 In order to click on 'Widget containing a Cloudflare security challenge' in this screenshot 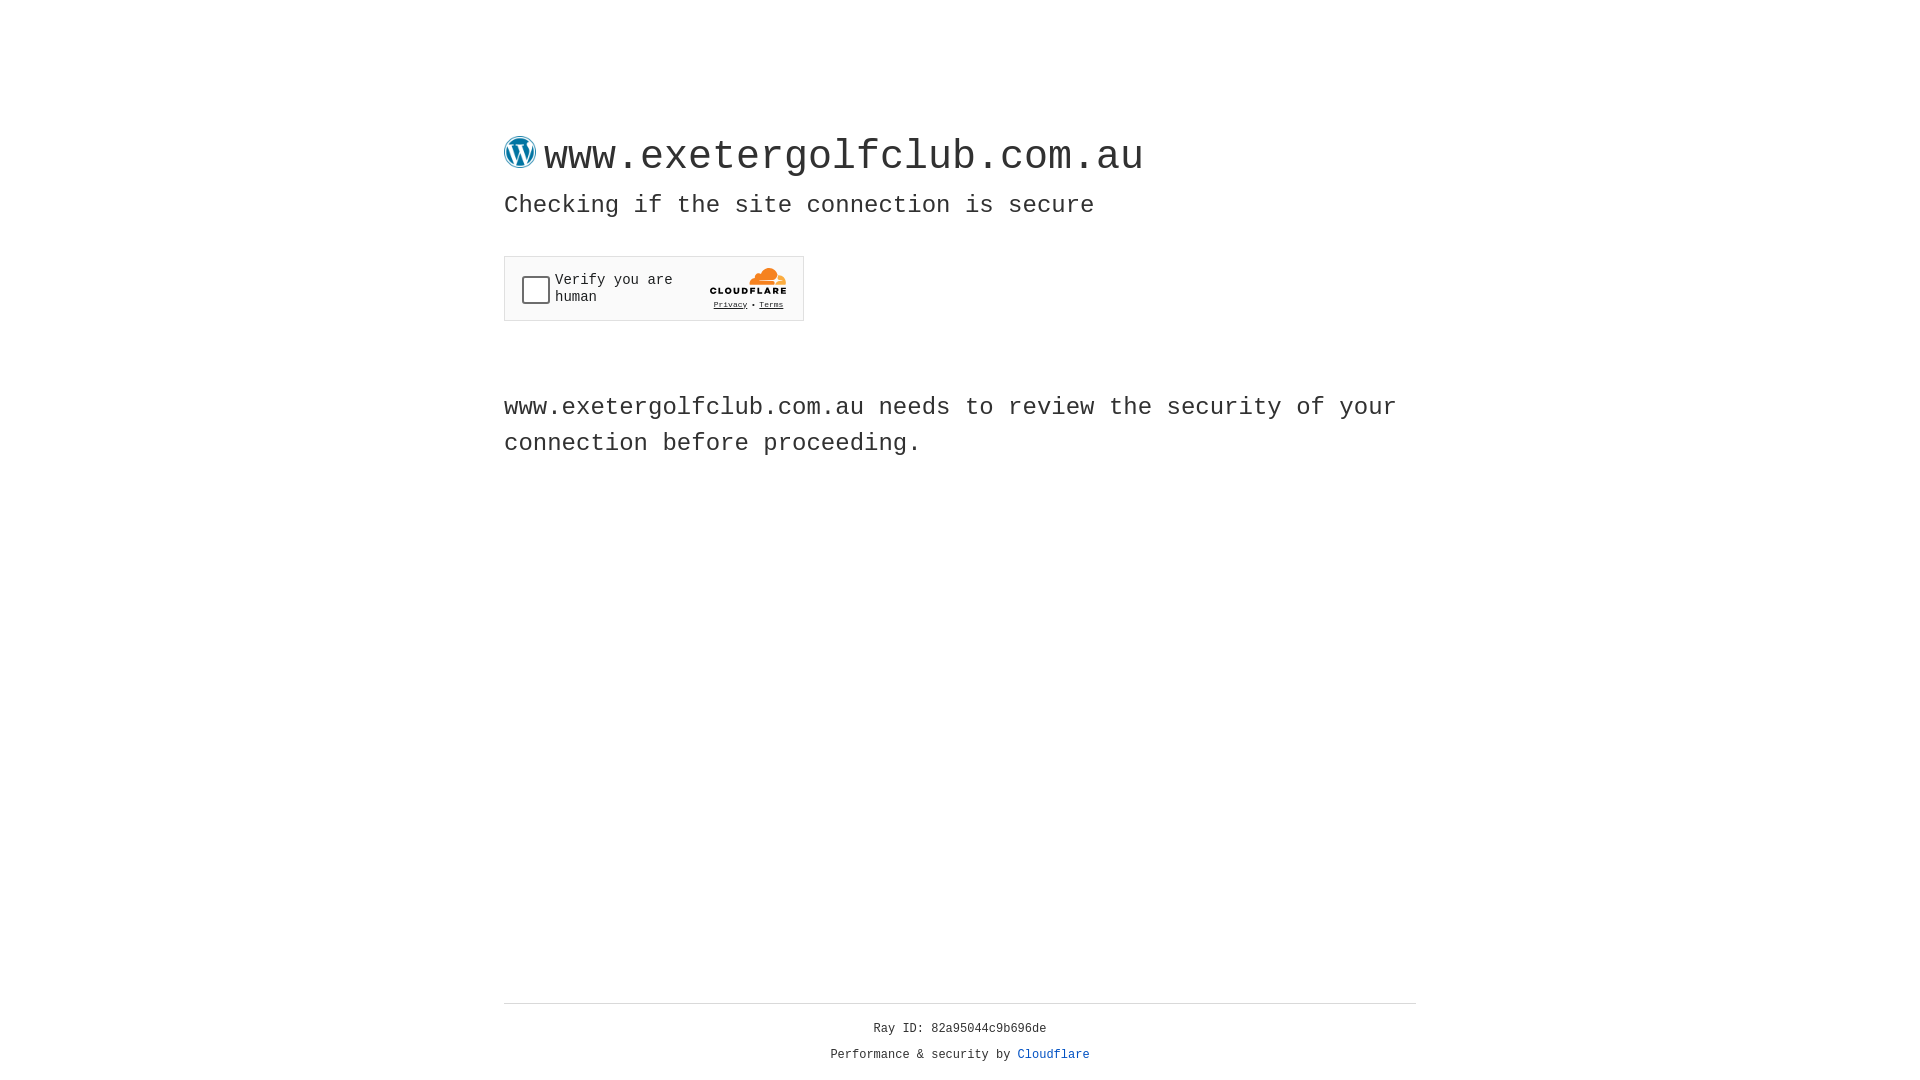, I will do `click(653, 288)`.